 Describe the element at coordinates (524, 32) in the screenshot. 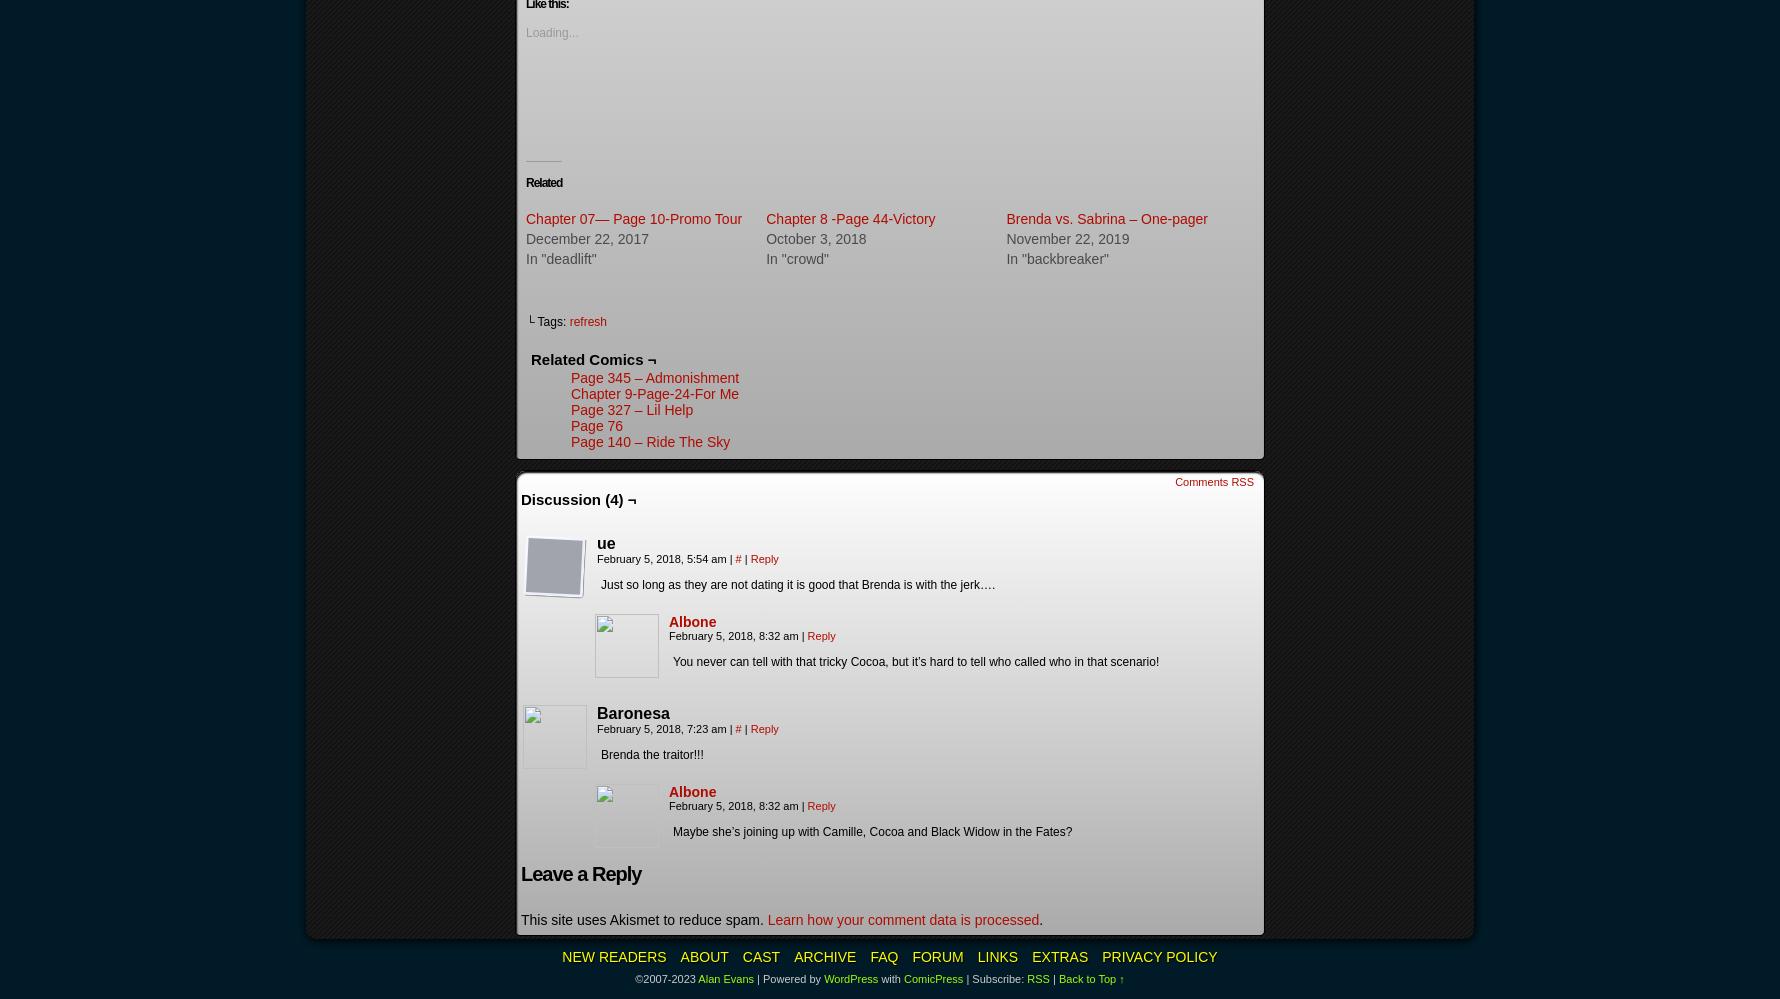

I see `'Loading...'` at that location.